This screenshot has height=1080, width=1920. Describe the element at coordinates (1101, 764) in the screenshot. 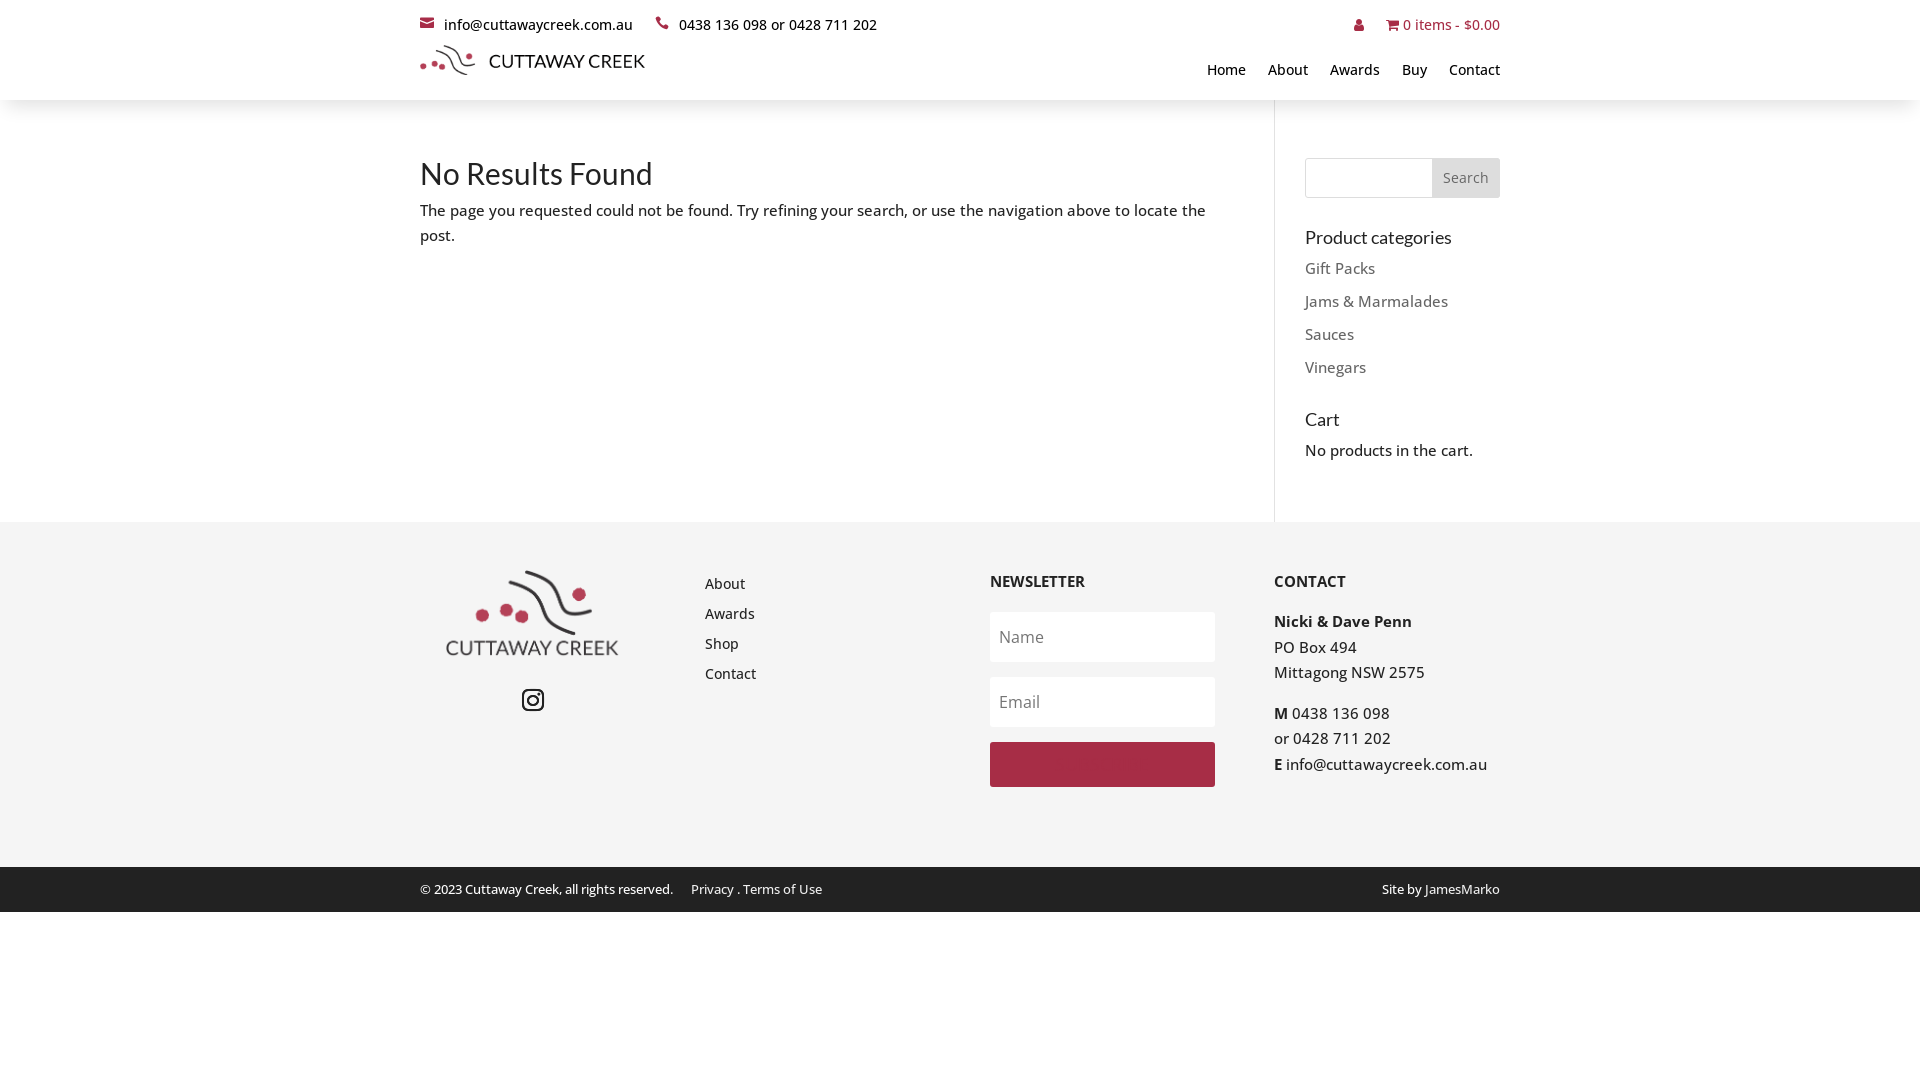

I see `'SUBSCRIBE'` at that location.